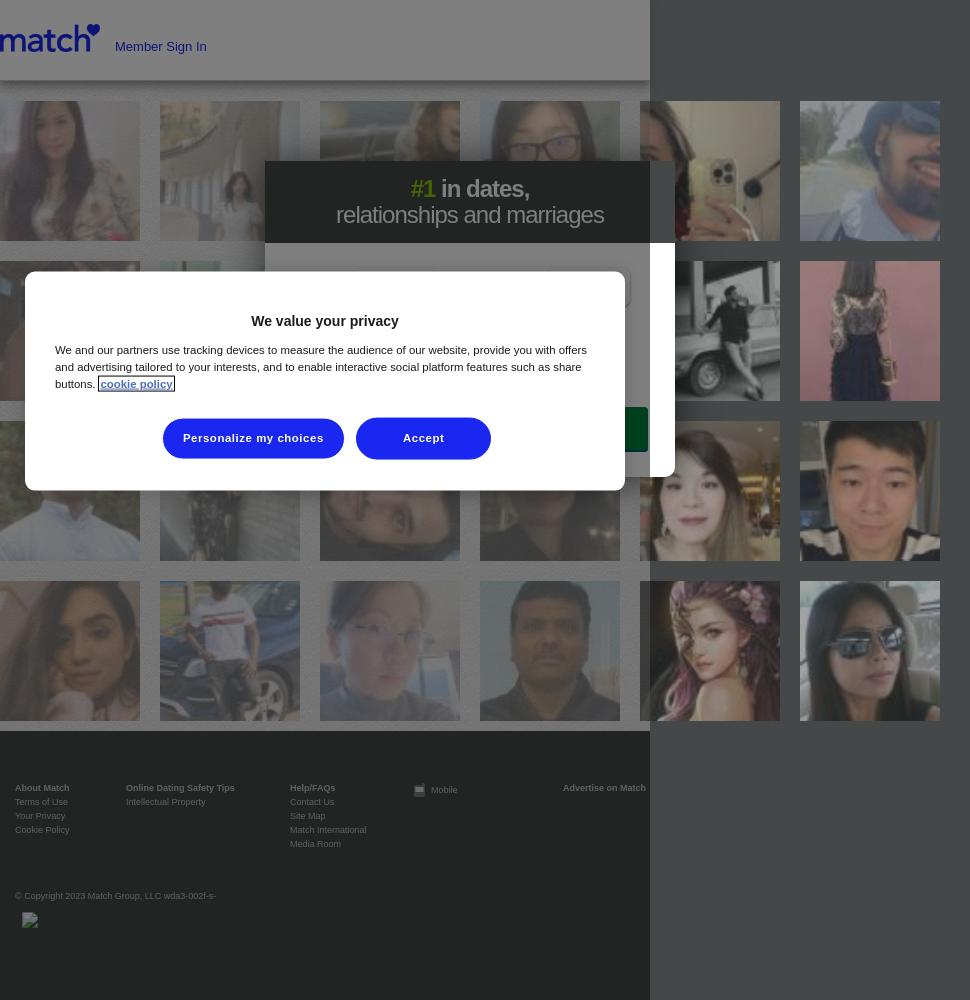  Describe the element at coordinates (42, 829) in the screenshot. I see `'Cookie Policy'` at that location.